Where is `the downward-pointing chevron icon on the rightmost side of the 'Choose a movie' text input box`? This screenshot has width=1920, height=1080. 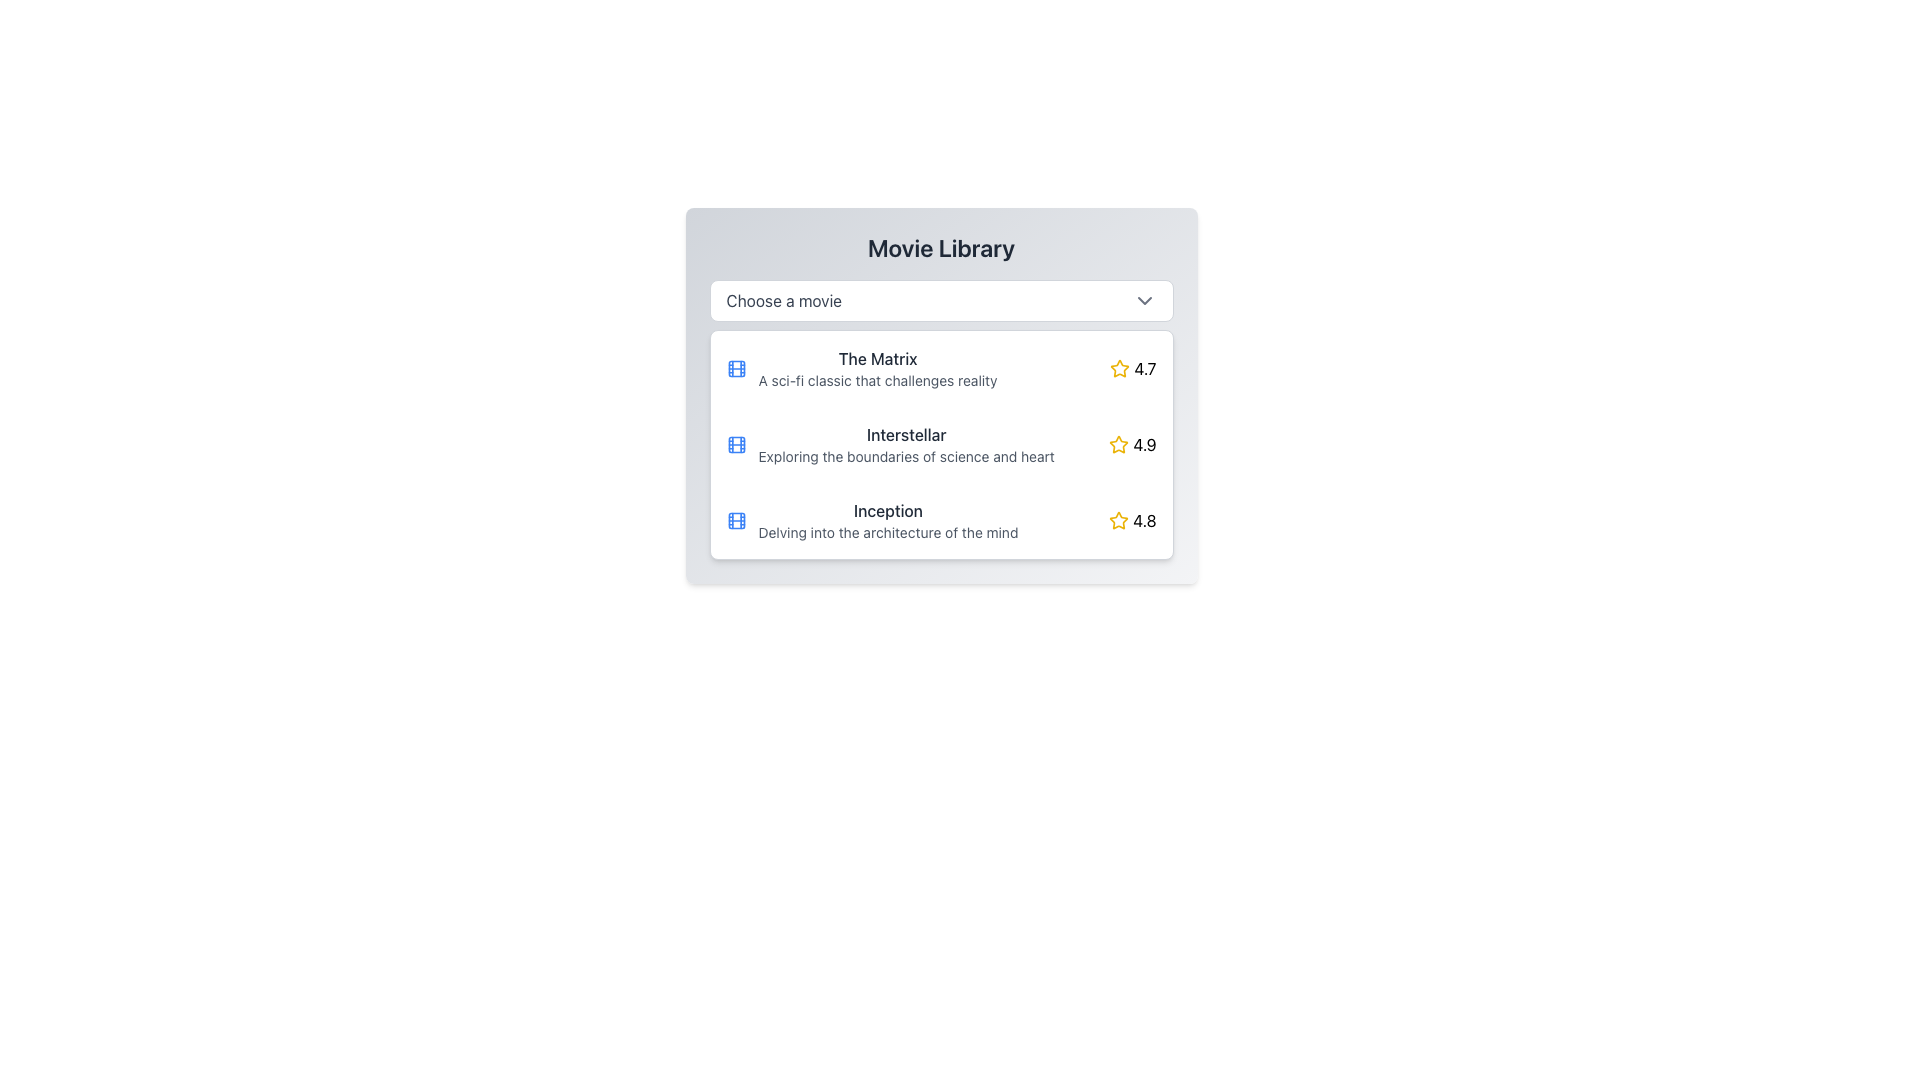
the downward-pointing chevron icon on the rightmost side of the 'Choose a movie' text input box is located at coordinates (1144, 300).